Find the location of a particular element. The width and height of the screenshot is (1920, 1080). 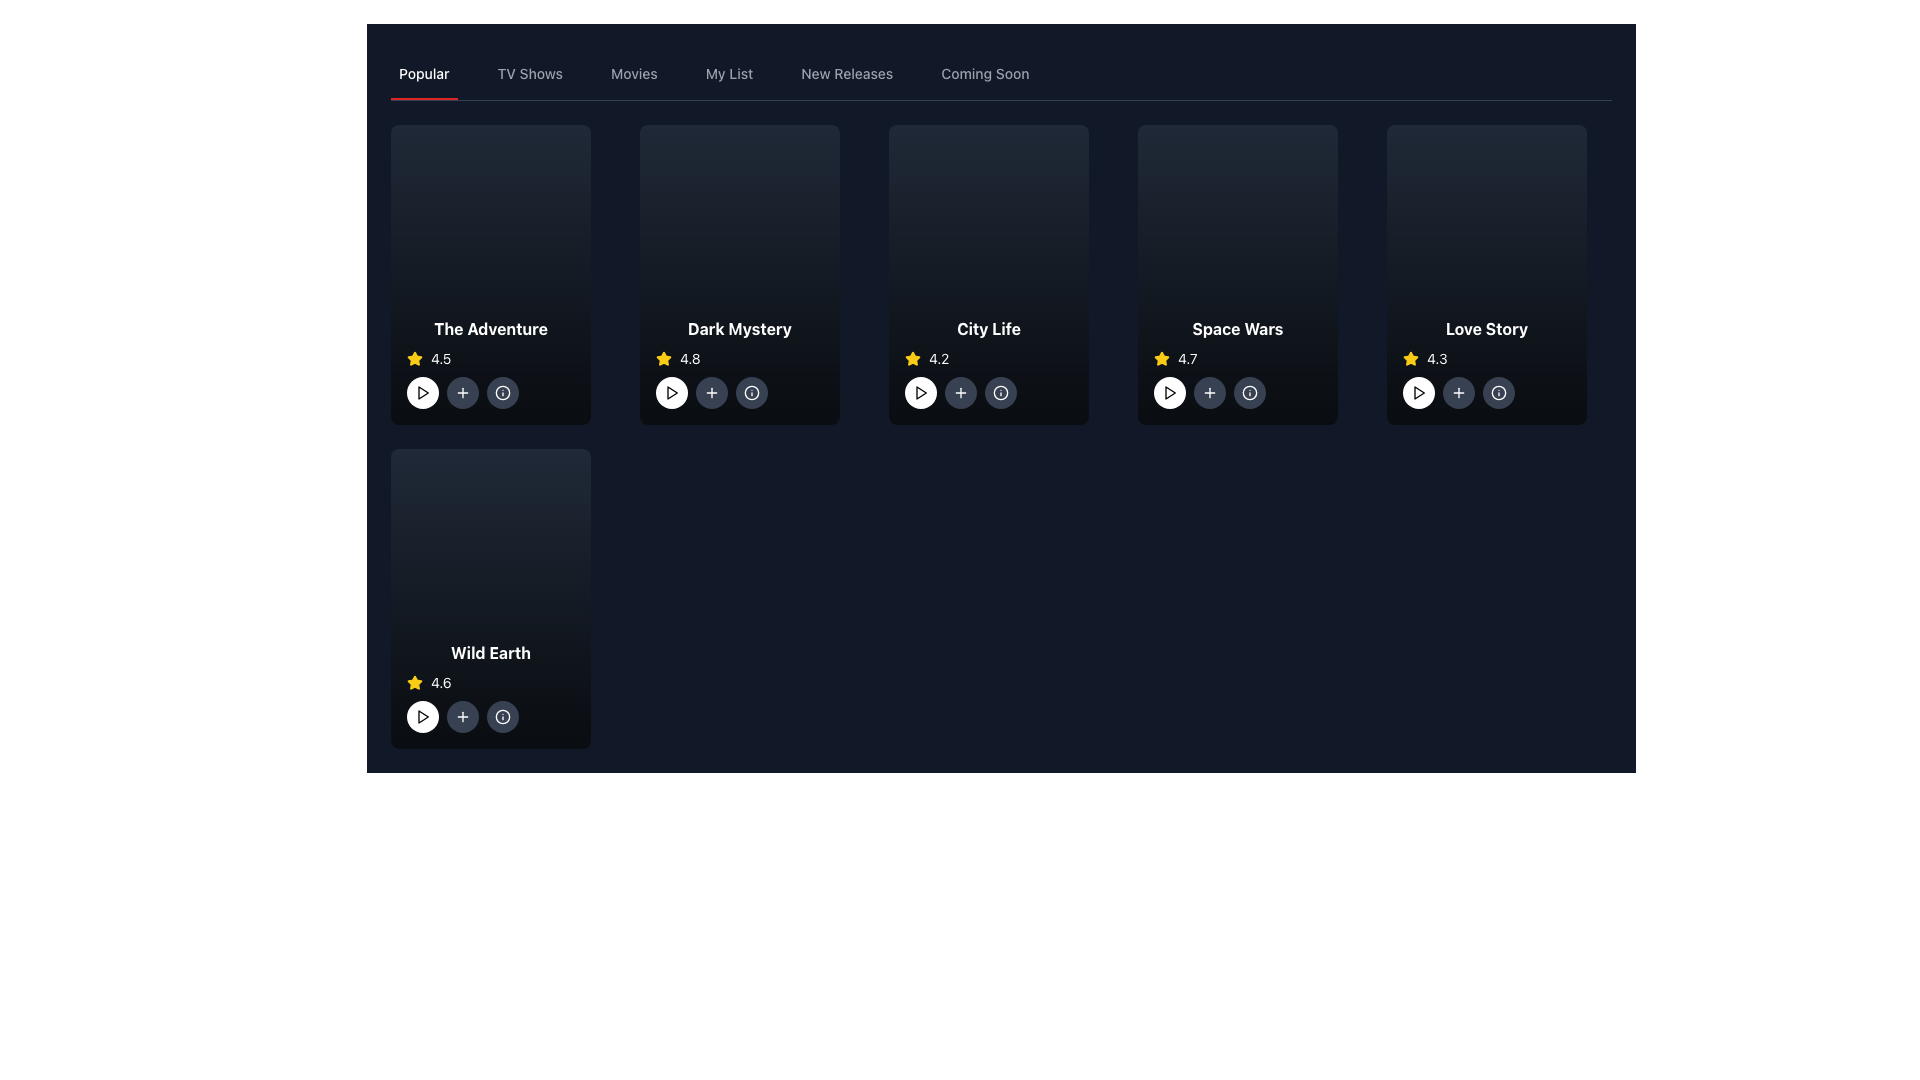

the circular button with a plus sign located at the bottom center of the 'City Life' movie card is located at coordinates (960, 393).